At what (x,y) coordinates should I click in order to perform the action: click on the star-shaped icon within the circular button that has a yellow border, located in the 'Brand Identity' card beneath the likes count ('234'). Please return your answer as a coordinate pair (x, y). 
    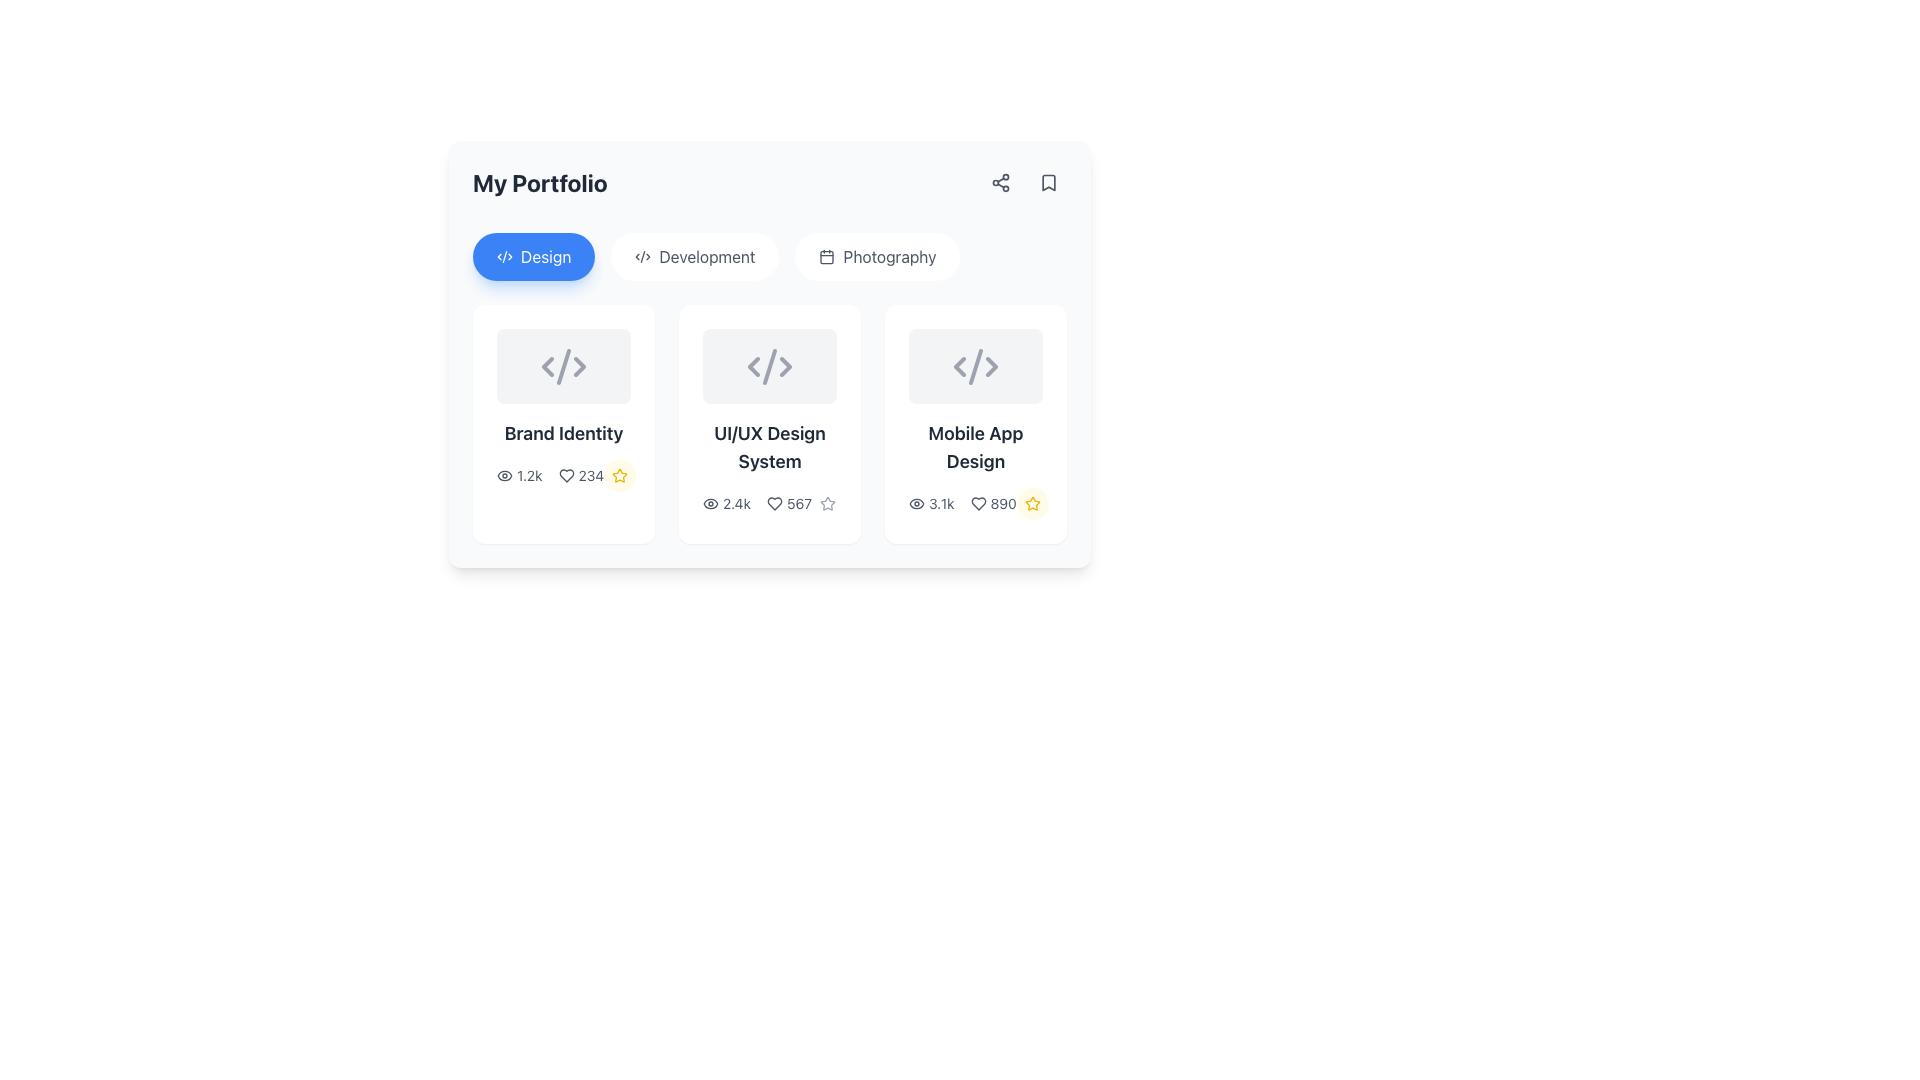
    Looking at the image, I should click on (619, 476).